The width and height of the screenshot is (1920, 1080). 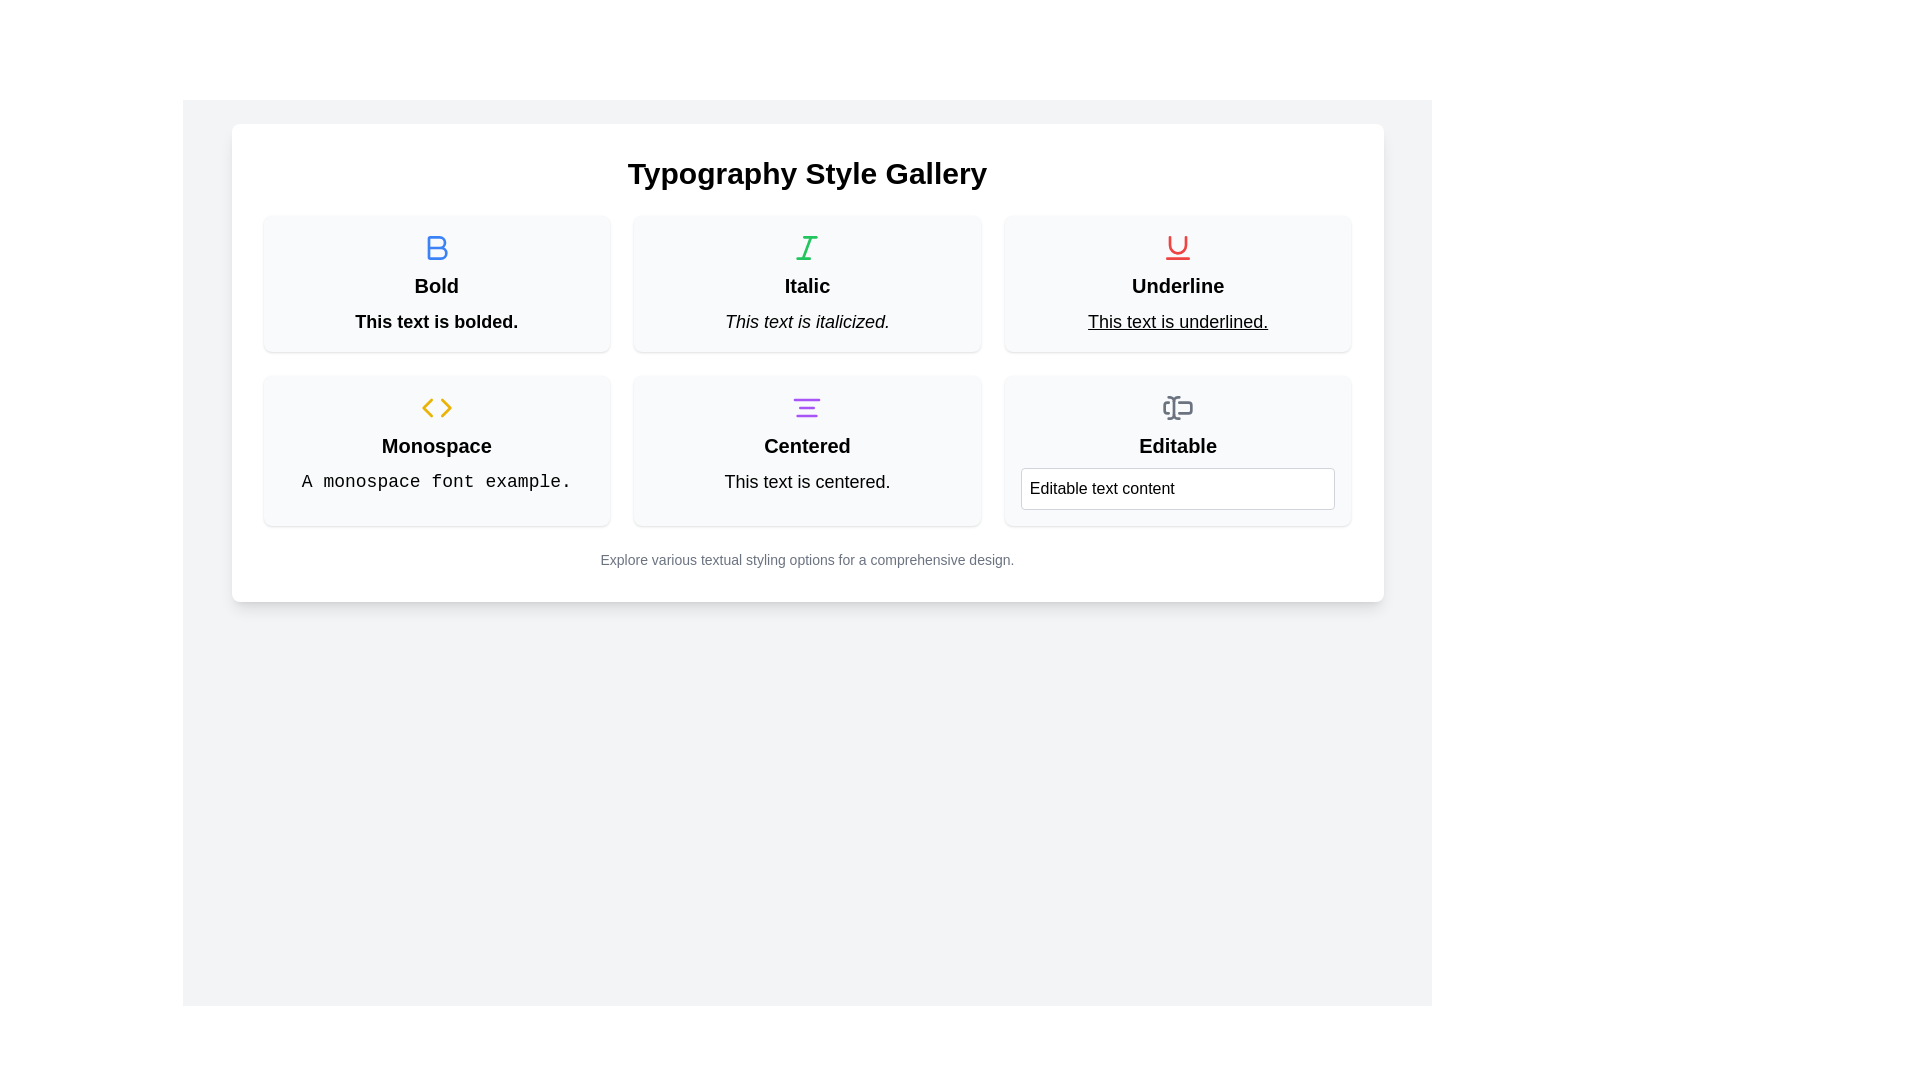 I want to click on the italicized text located at the bottom of the card labeled 'Italic', which features a green italic 'I' icon at the top, so click(x=807, y=320).